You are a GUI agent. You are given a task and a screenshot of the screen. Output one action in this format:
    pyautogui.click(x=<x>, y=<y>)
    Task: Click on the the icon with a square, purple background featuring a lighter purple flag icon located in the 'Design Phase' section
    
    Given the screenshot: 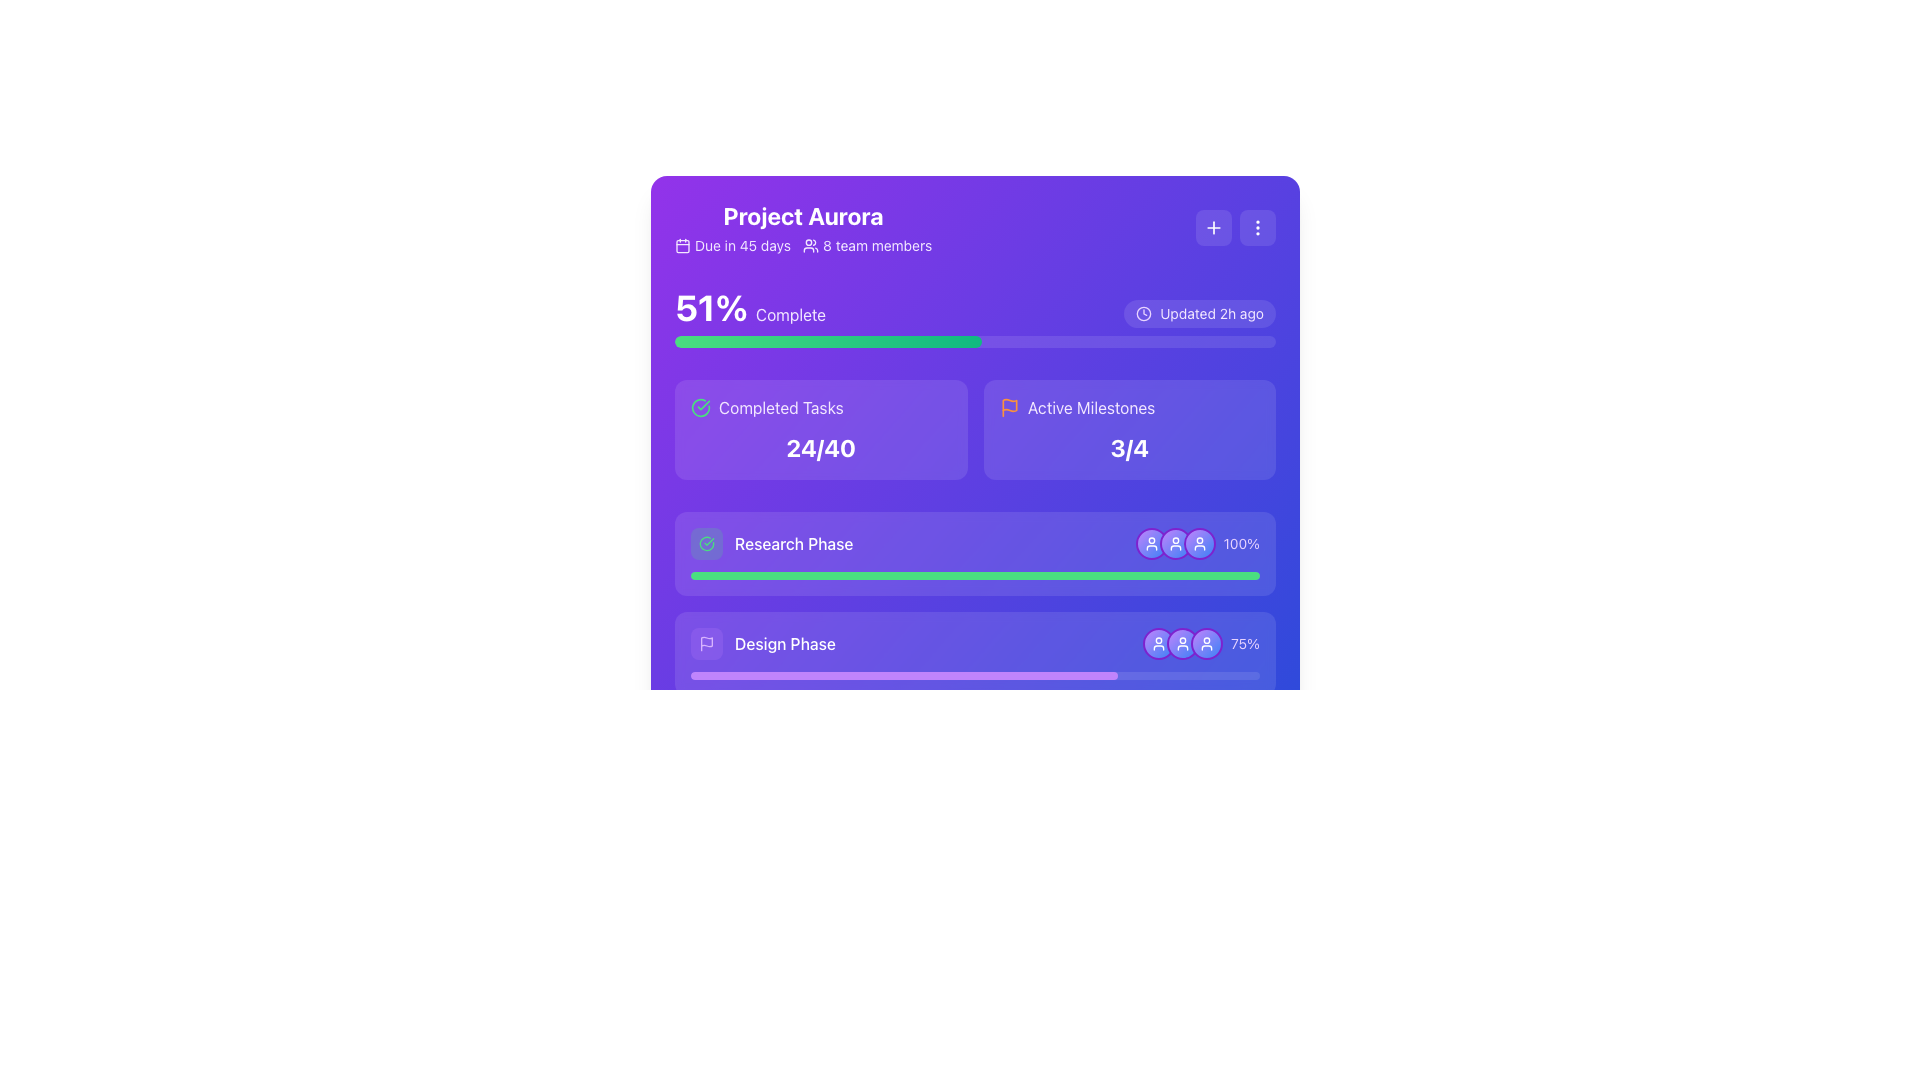 What is the action you would take?
    pyautogui.click(x=706, y=644)
    